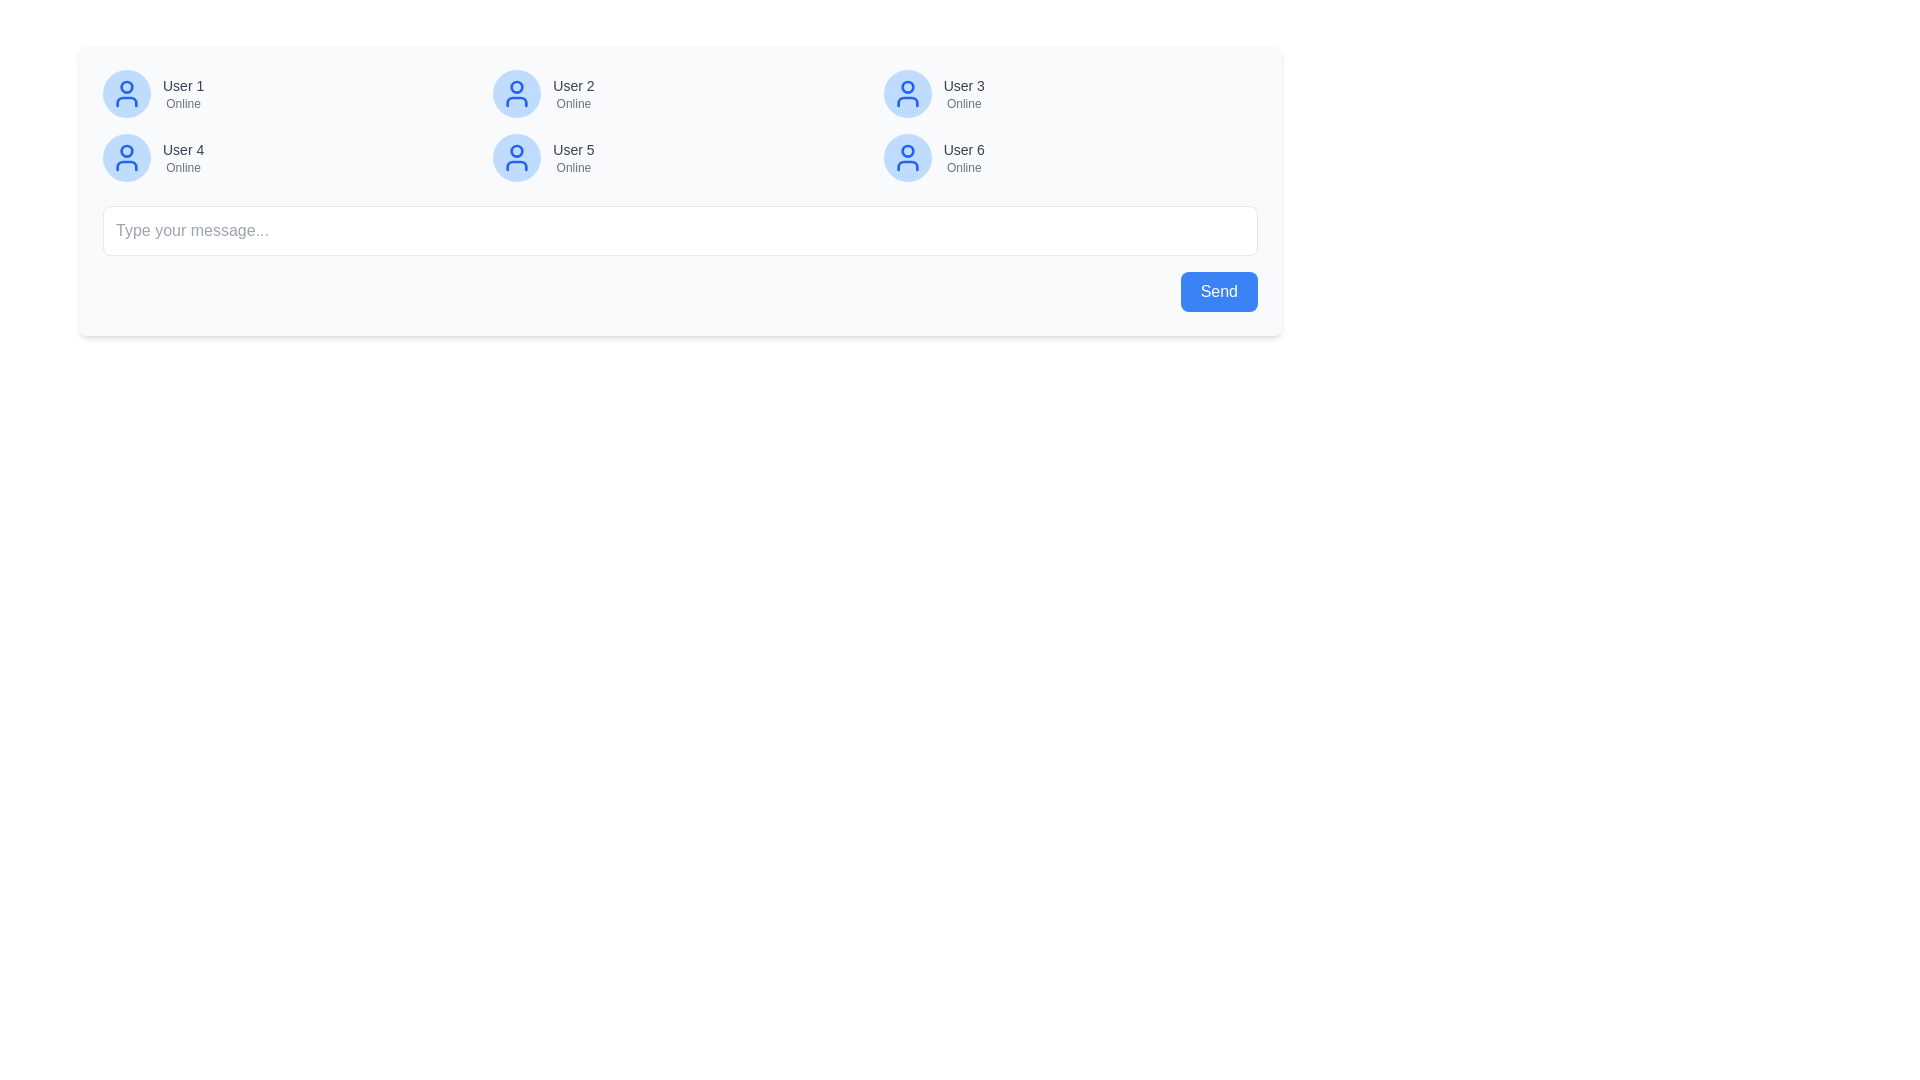 The width and height of the screenshot is (1920, 1080). Describe the element at coordinates (906, 157) in the screenshot. I see `the circular user avatar with a blue background and user icon, part of the 'User 6 Online' entry in the user list grid` at that location.